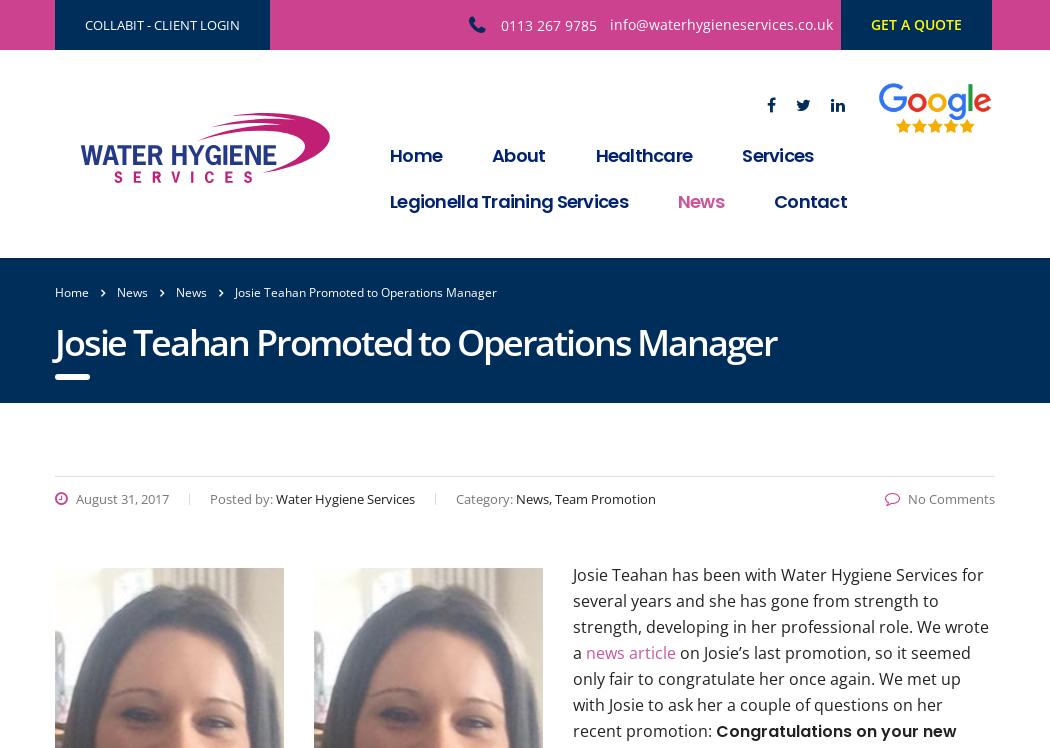  I want to click on 'Legionella Risk Assessment', so click(823, 249).